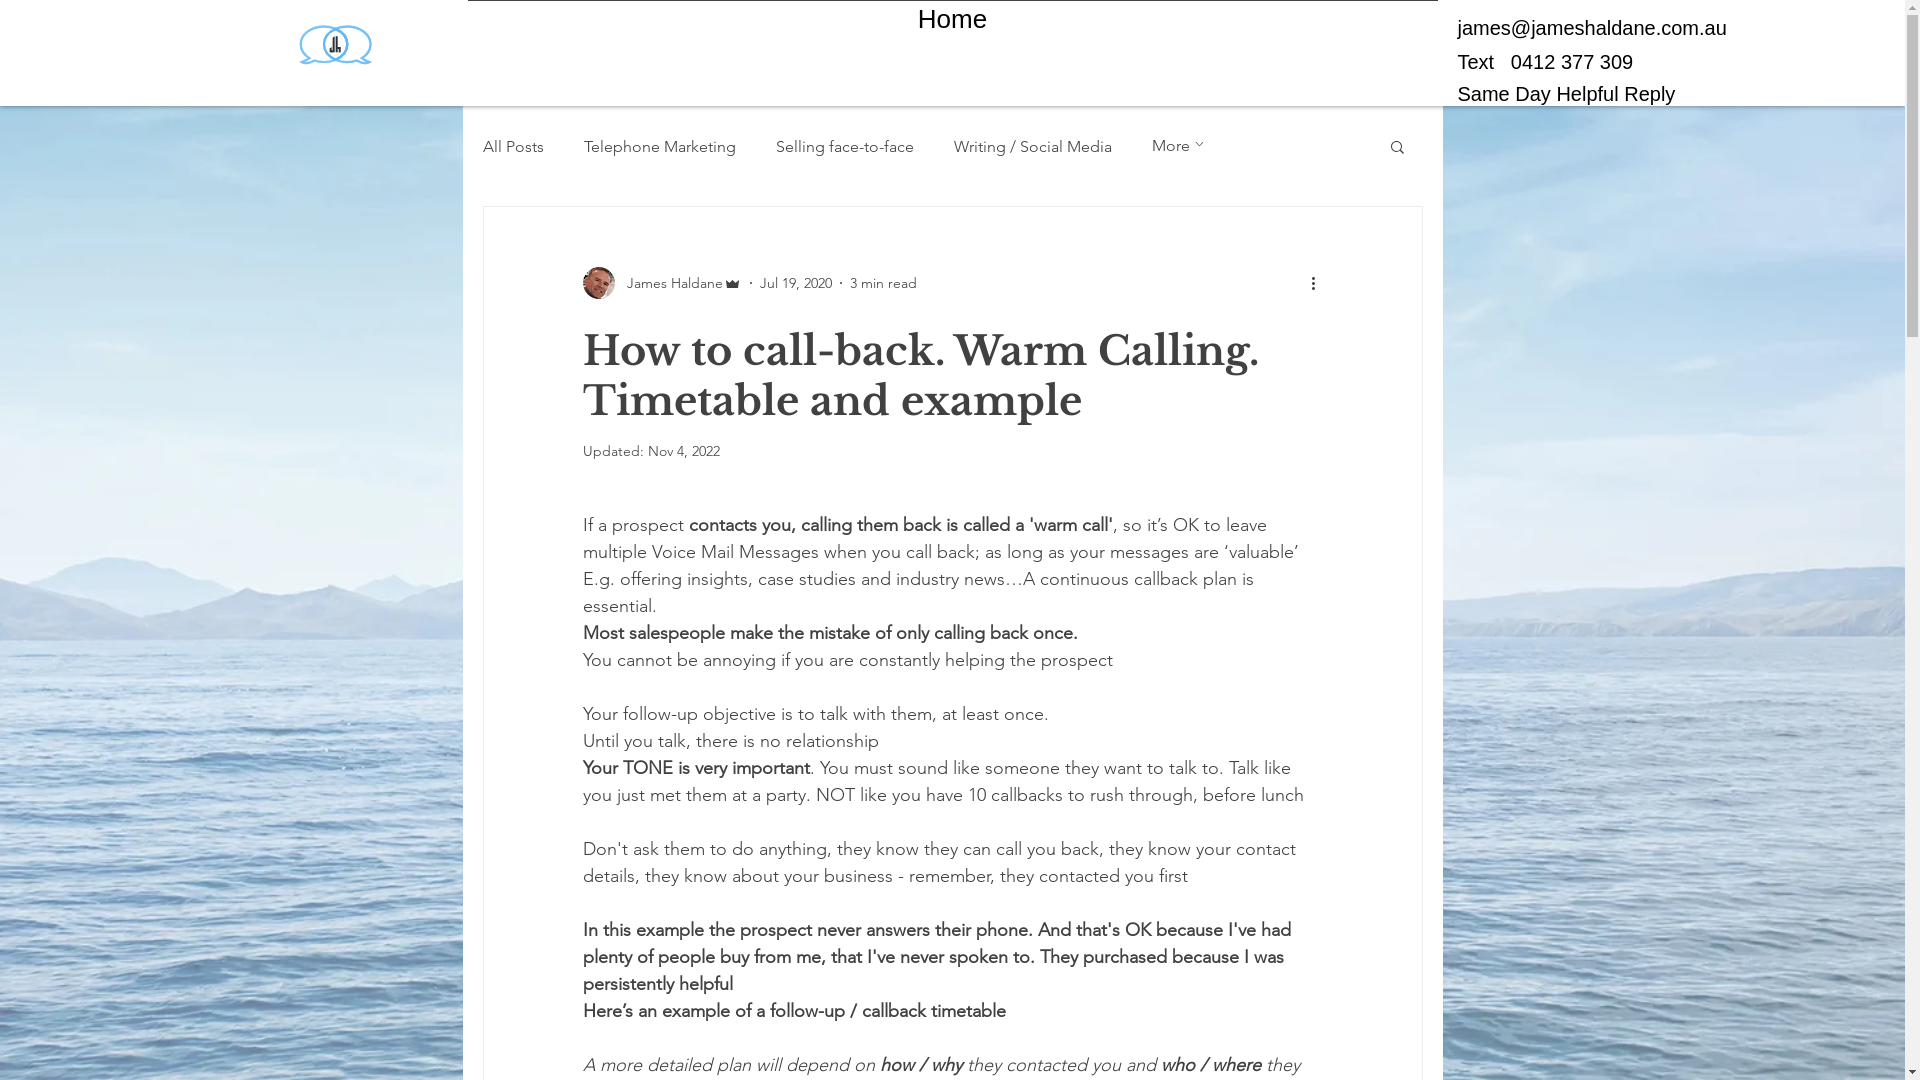  What do you see at coordinates (844, 144) in the screenshot?
I see `'Selling face-to-face'` at bounding box center [844, 144].